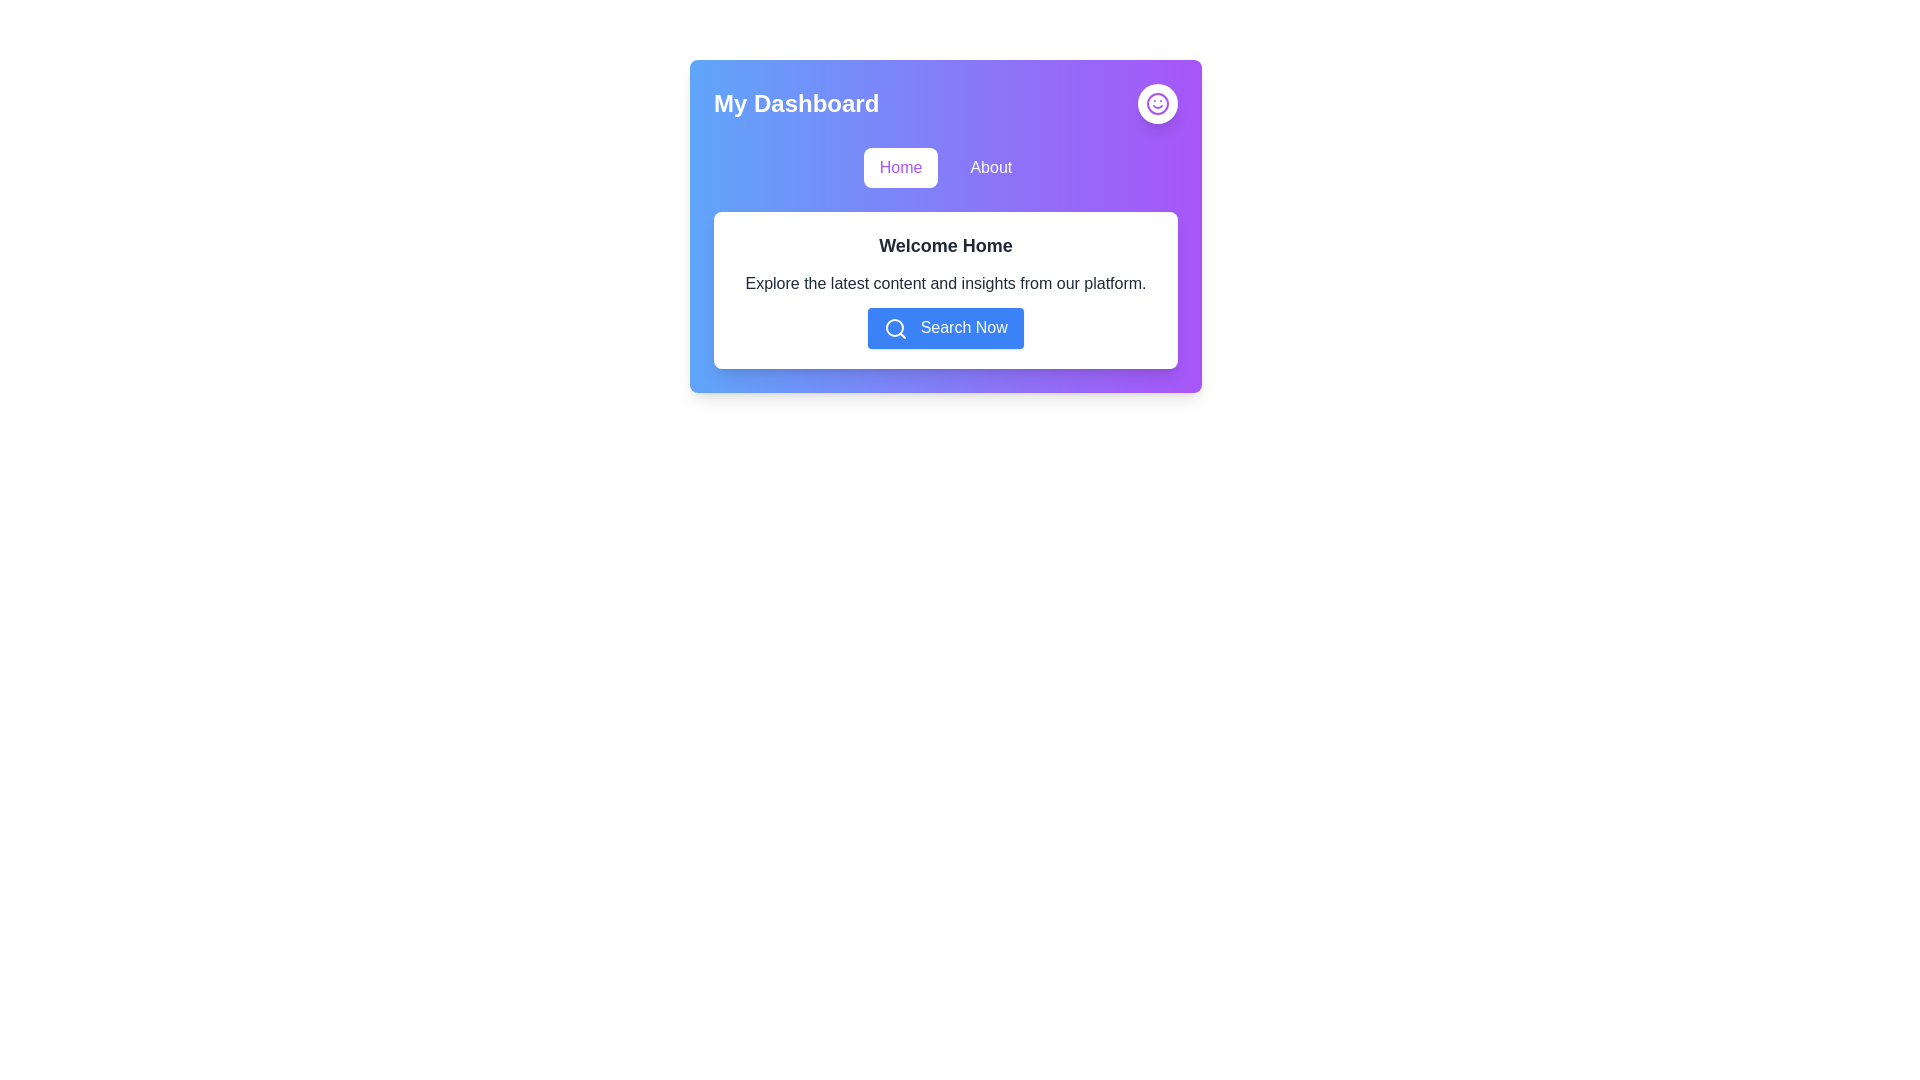 The width and height of the screenshot is (1920, 1080). I want to click on the interactive button located, so click(1157, 104).